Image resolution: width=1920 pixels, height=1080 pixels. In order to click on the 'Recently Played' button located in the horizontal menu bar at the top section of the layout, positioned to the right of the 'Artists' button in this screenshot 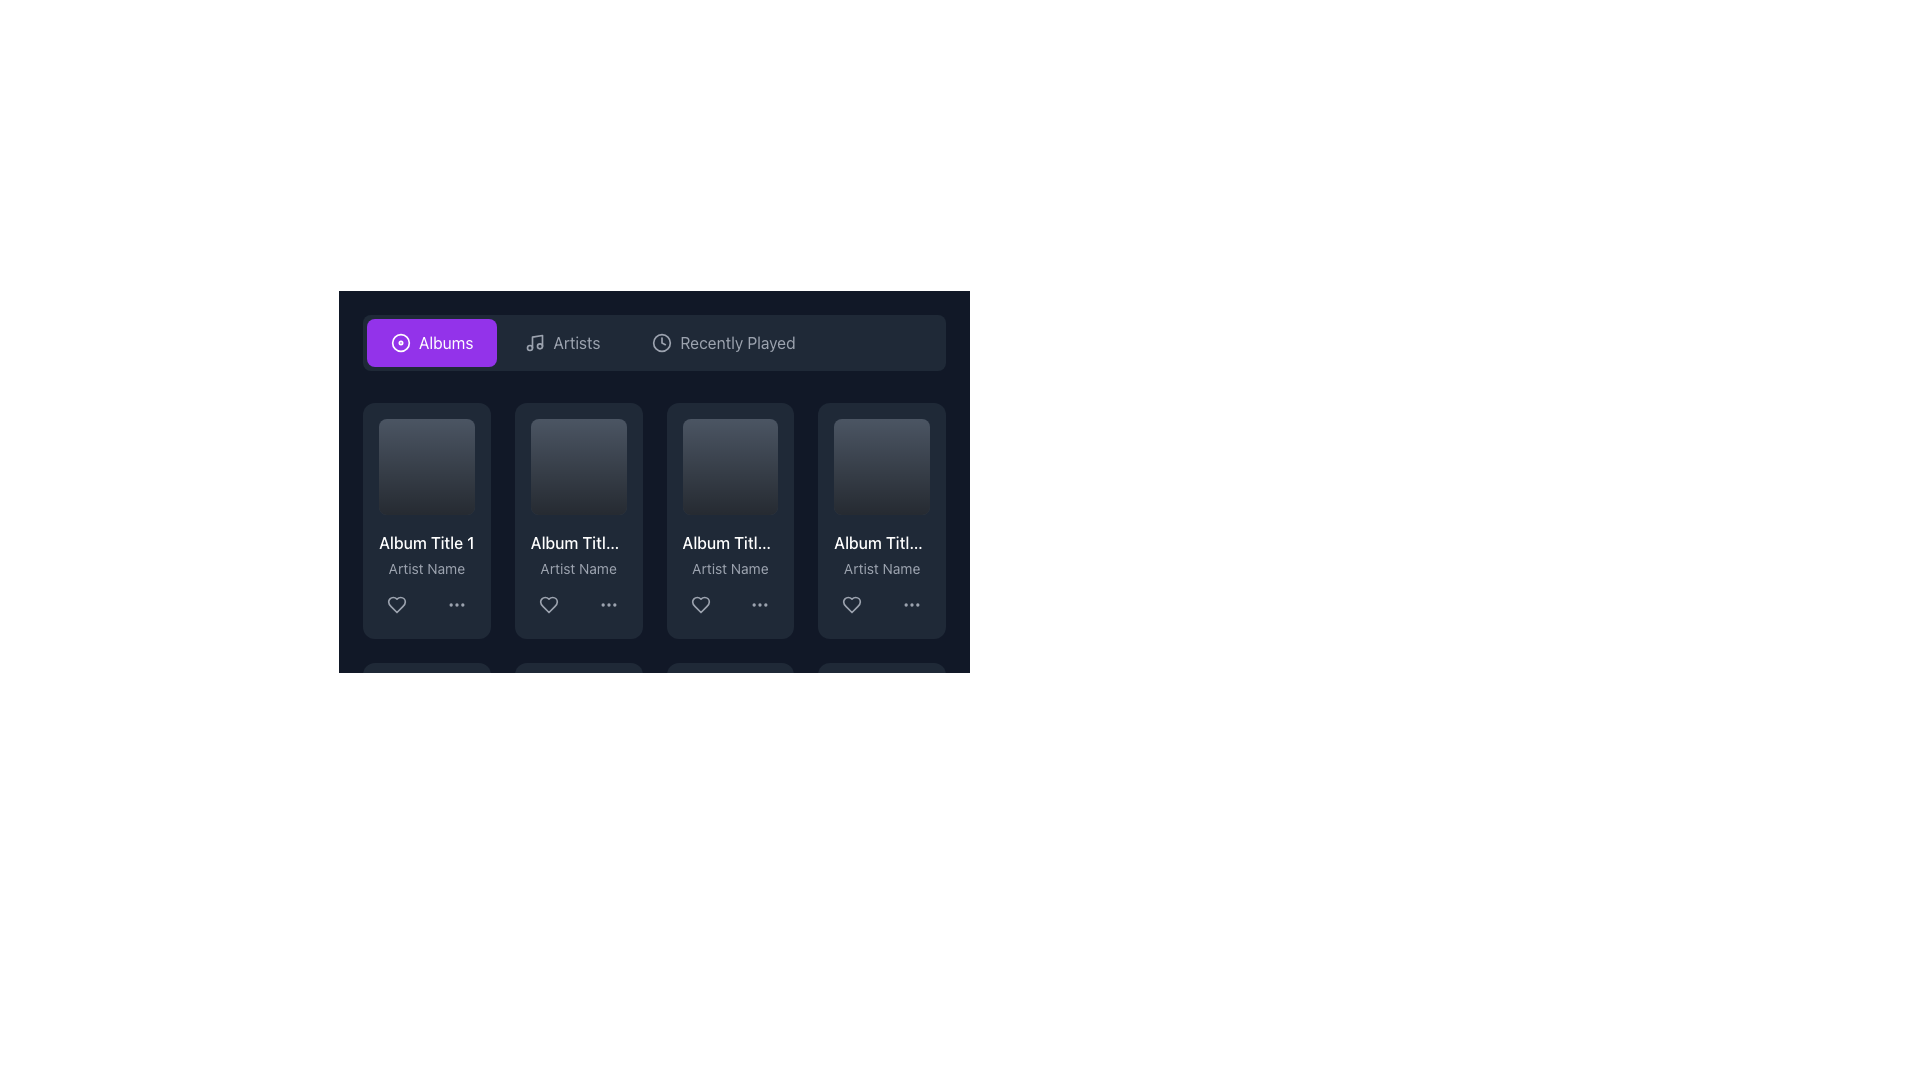, I will do `click(723, 342)`.